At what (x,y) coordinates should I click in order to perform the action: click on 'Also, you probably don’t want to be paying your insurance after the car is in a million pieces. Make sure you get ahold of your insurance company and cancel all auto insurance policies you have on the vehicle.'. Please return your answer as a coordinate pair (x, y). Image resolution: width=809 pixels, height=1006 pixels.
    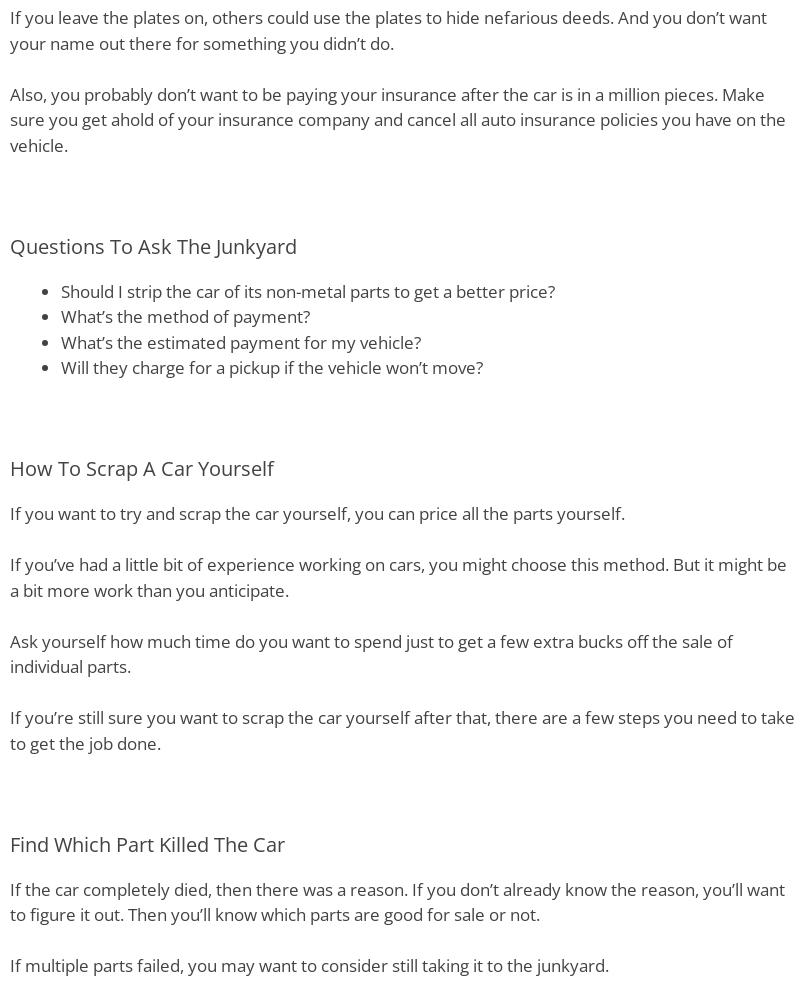
    Looking at the image, I should click on (398, 119).